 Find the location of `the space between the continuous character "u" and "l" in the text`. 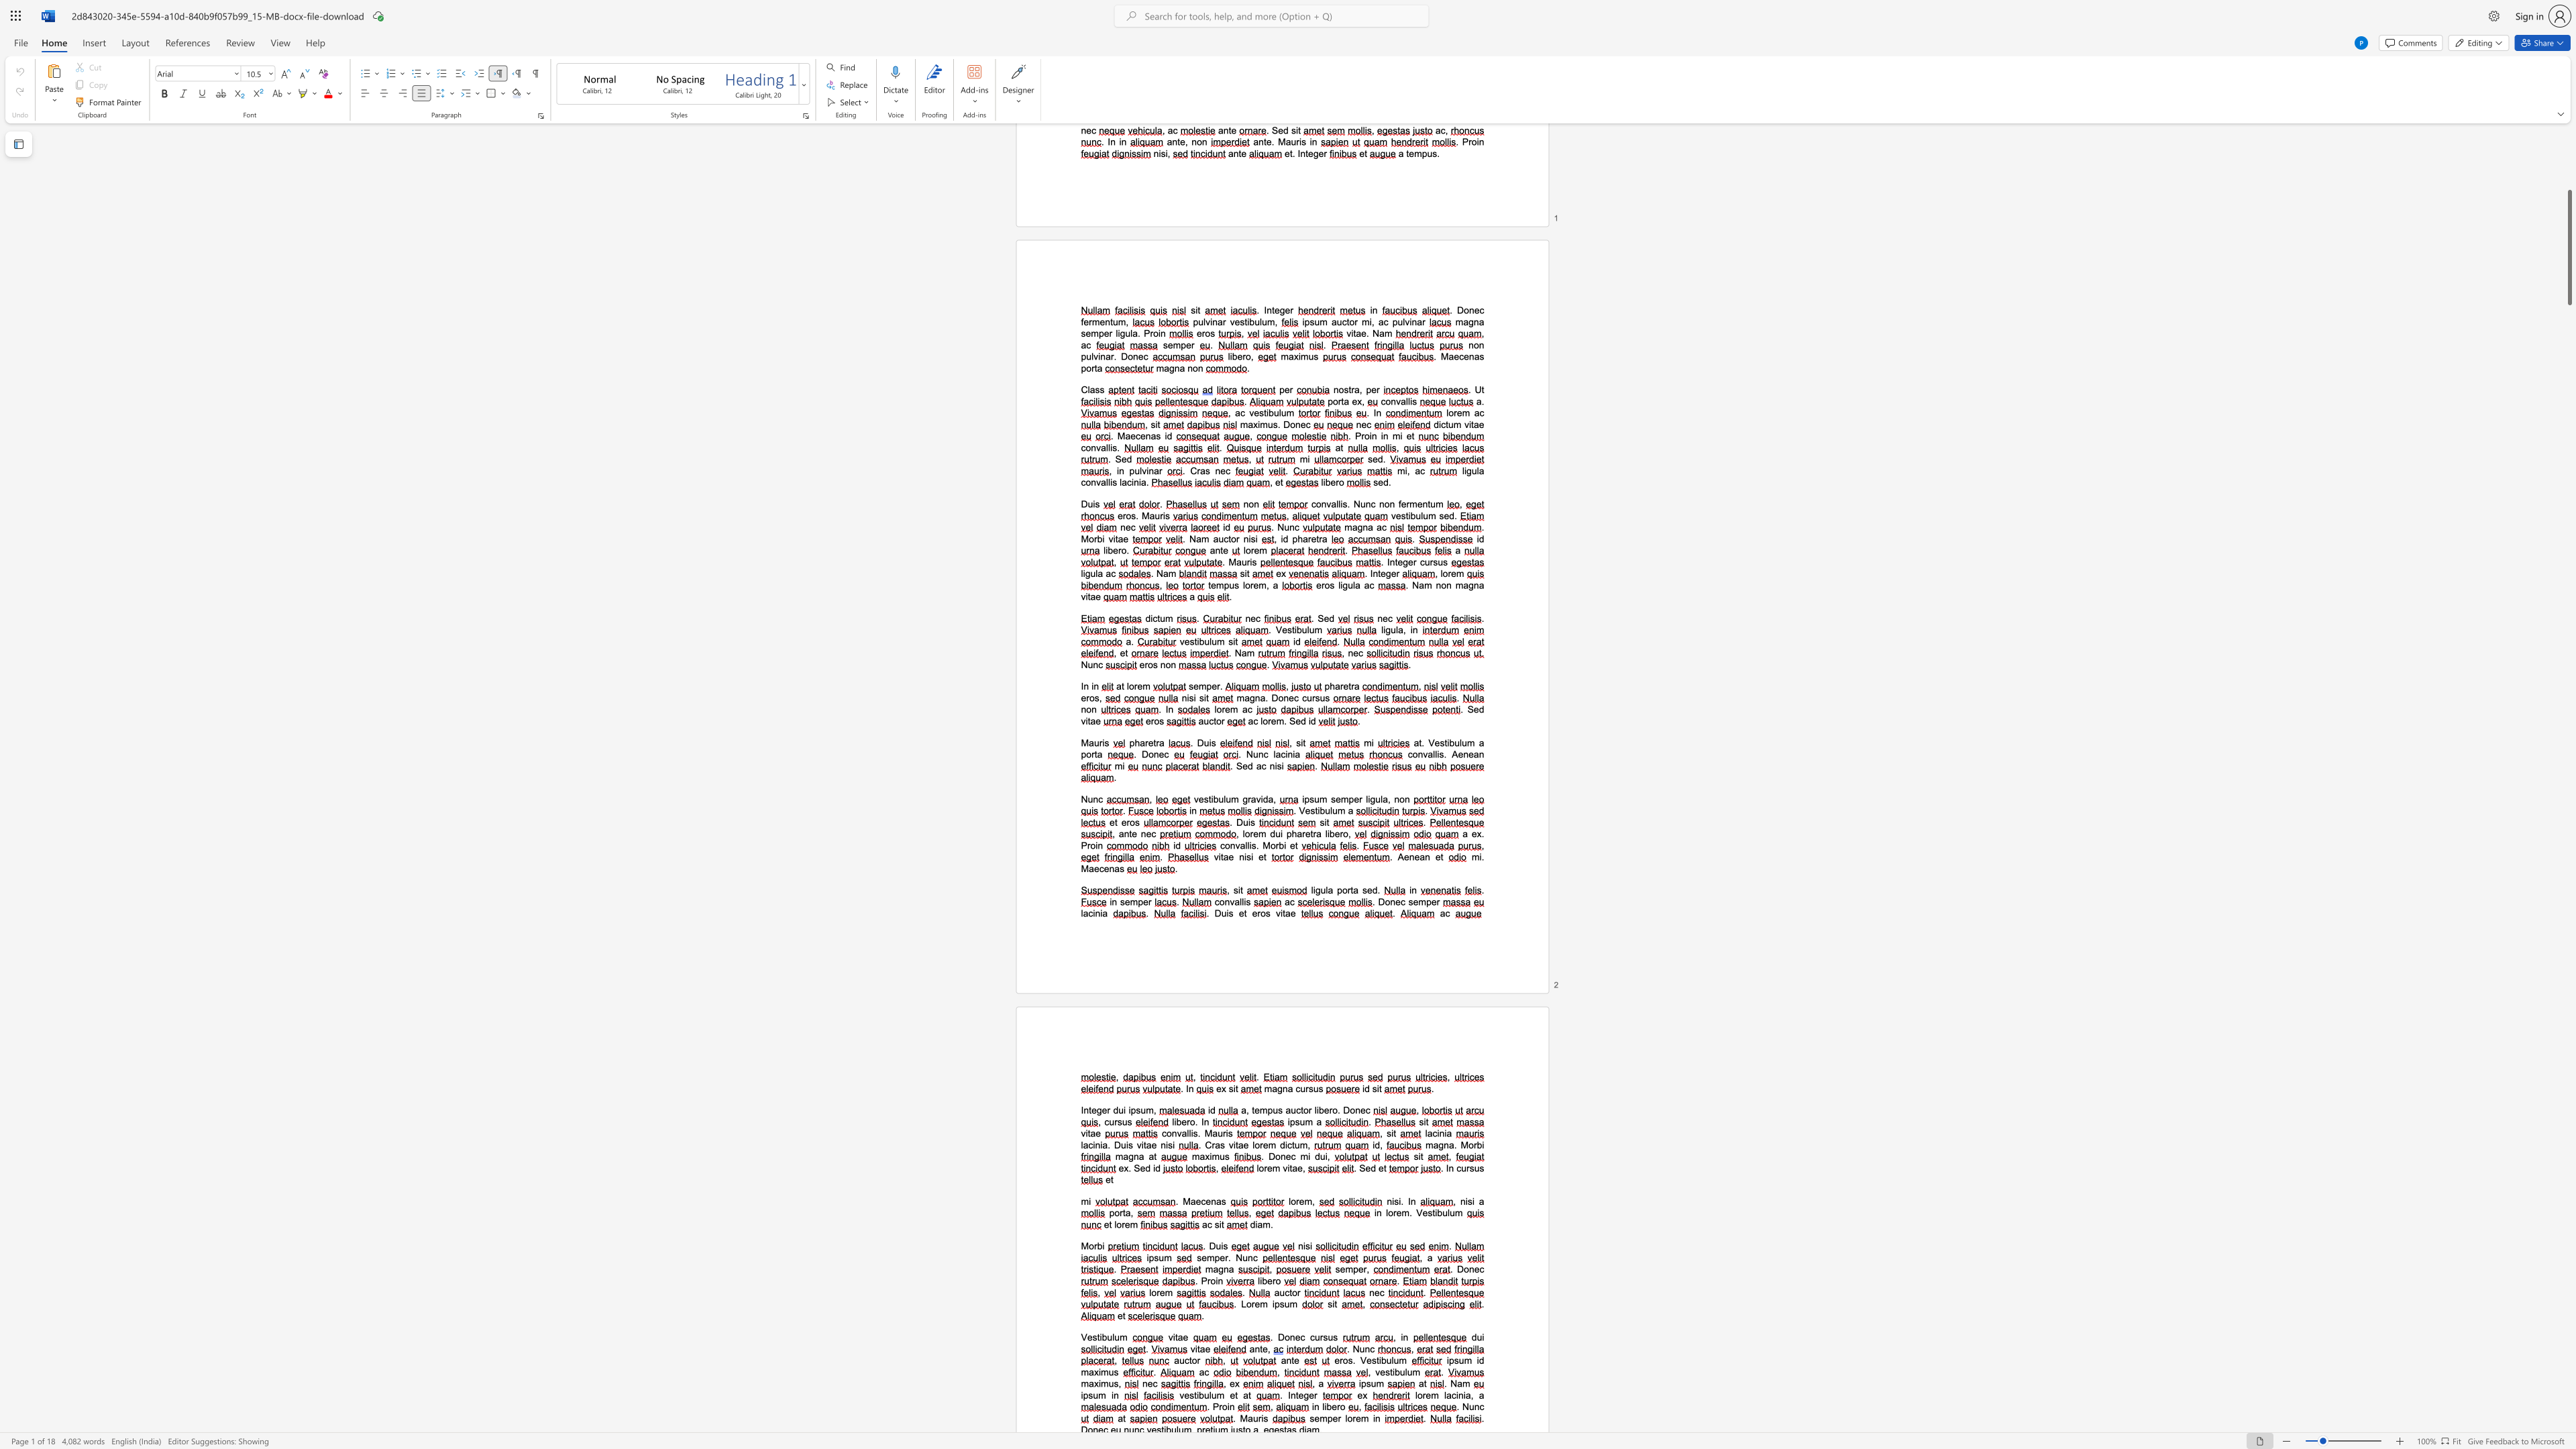

the space between the continuous character "u" and "l" in the text is located at coordinates (1389, 1359).